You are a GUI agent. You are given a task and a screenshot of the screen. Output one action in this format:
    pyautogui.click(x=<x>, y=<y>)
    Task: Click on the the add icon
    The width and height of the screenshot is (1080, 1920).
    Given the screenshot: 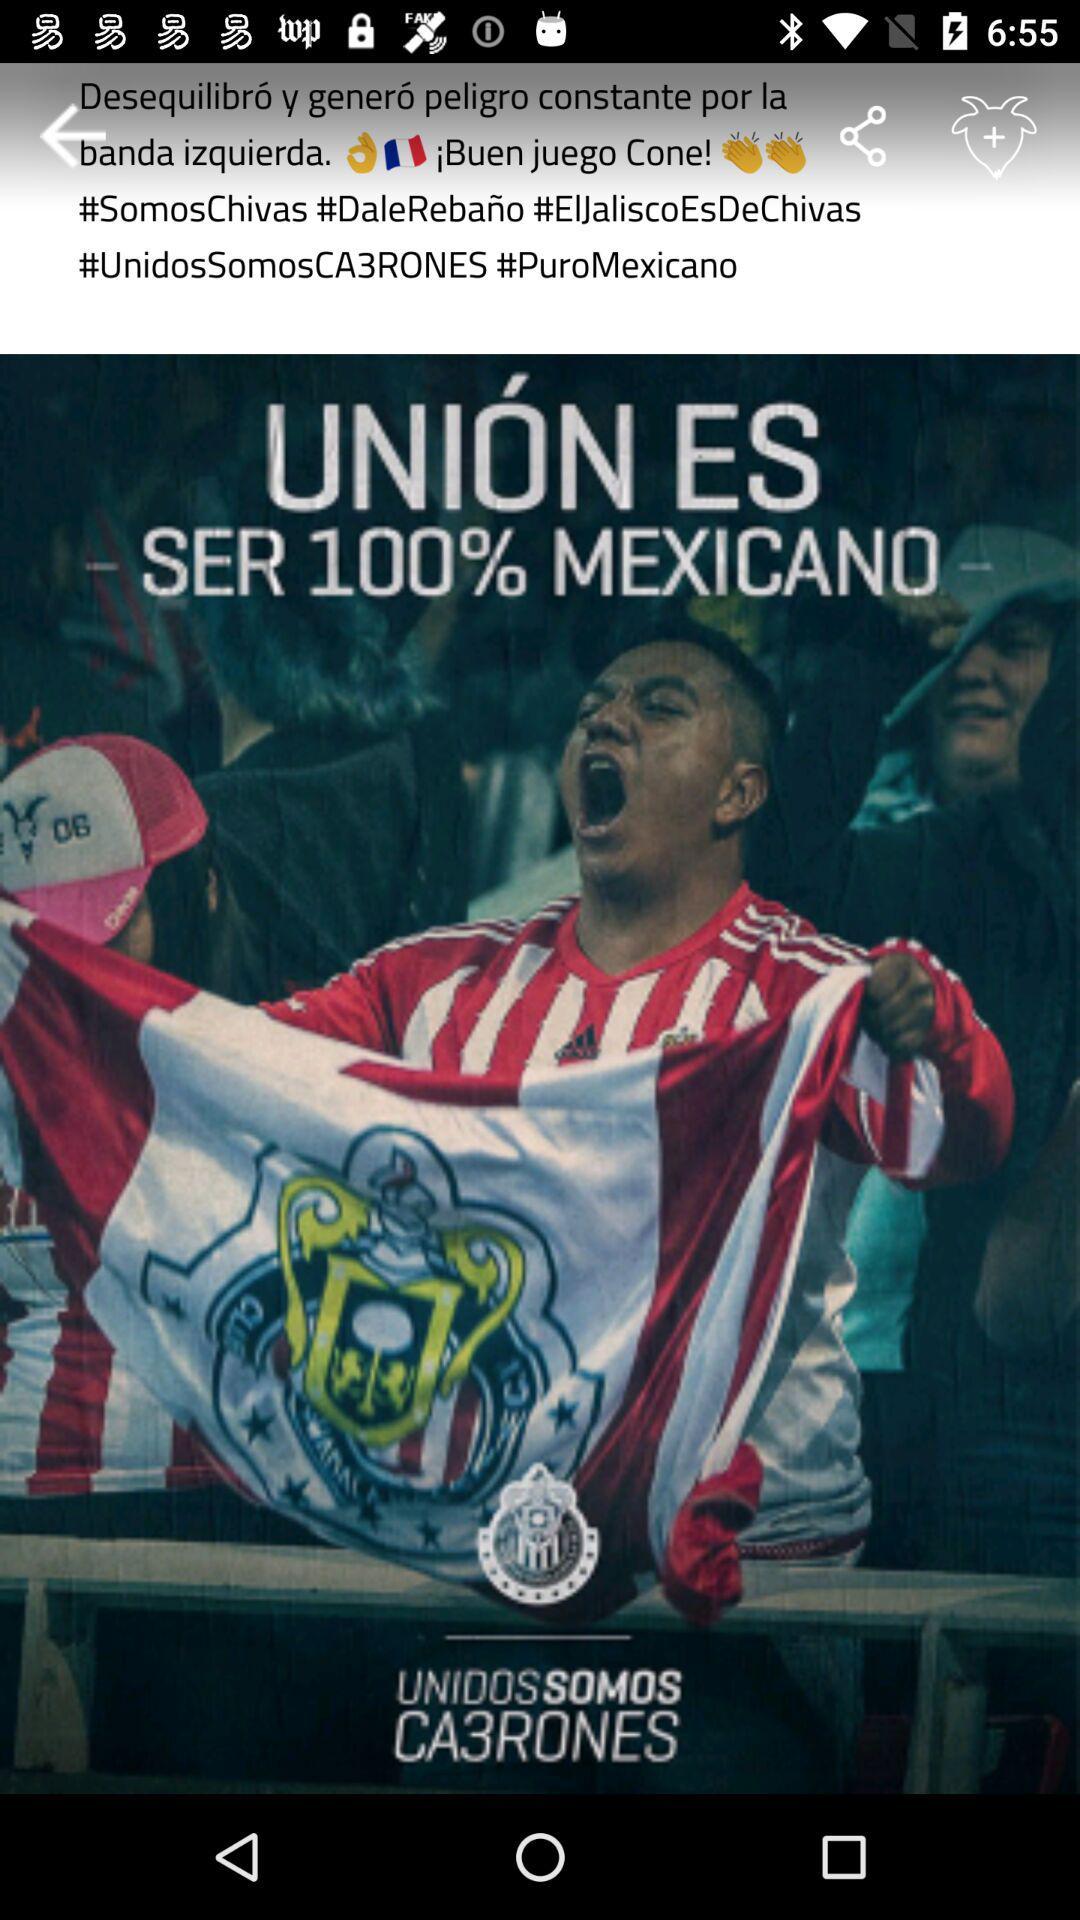 What is the action you would take?
    pyautogui.click(x=994, y=134)
    